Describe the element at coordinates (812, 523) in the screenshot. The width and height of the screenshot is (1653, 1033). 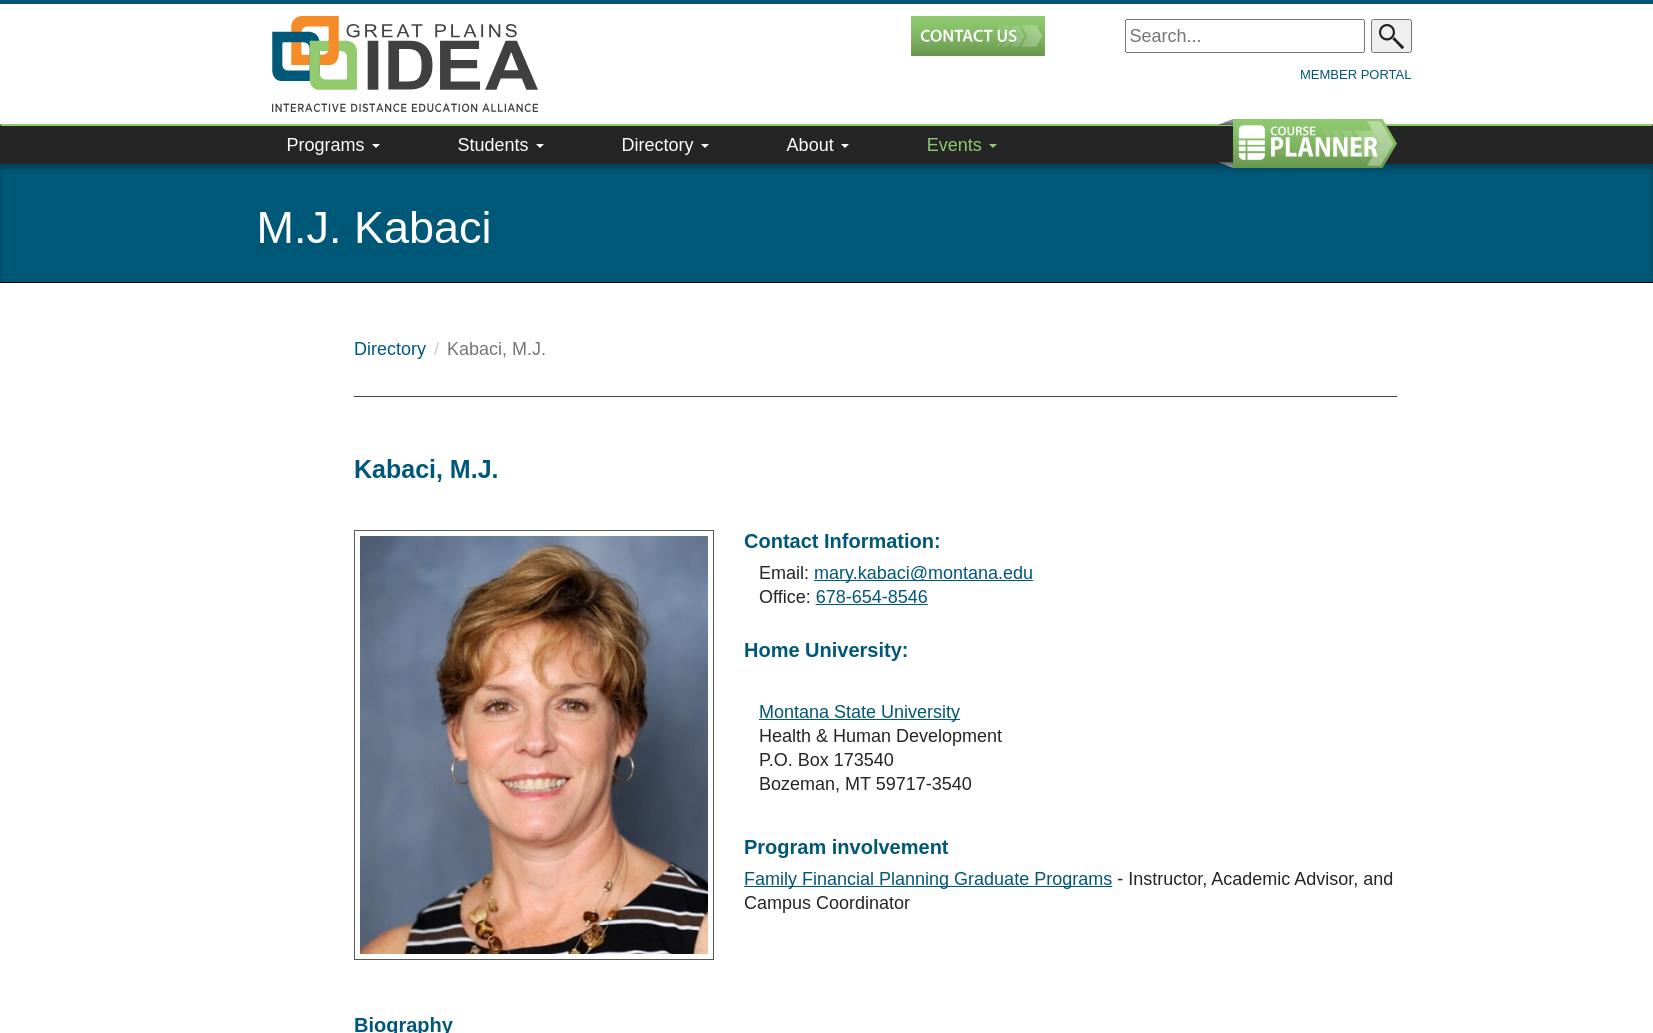
I see `'mary.kabaci@montana.edu'` at that location.